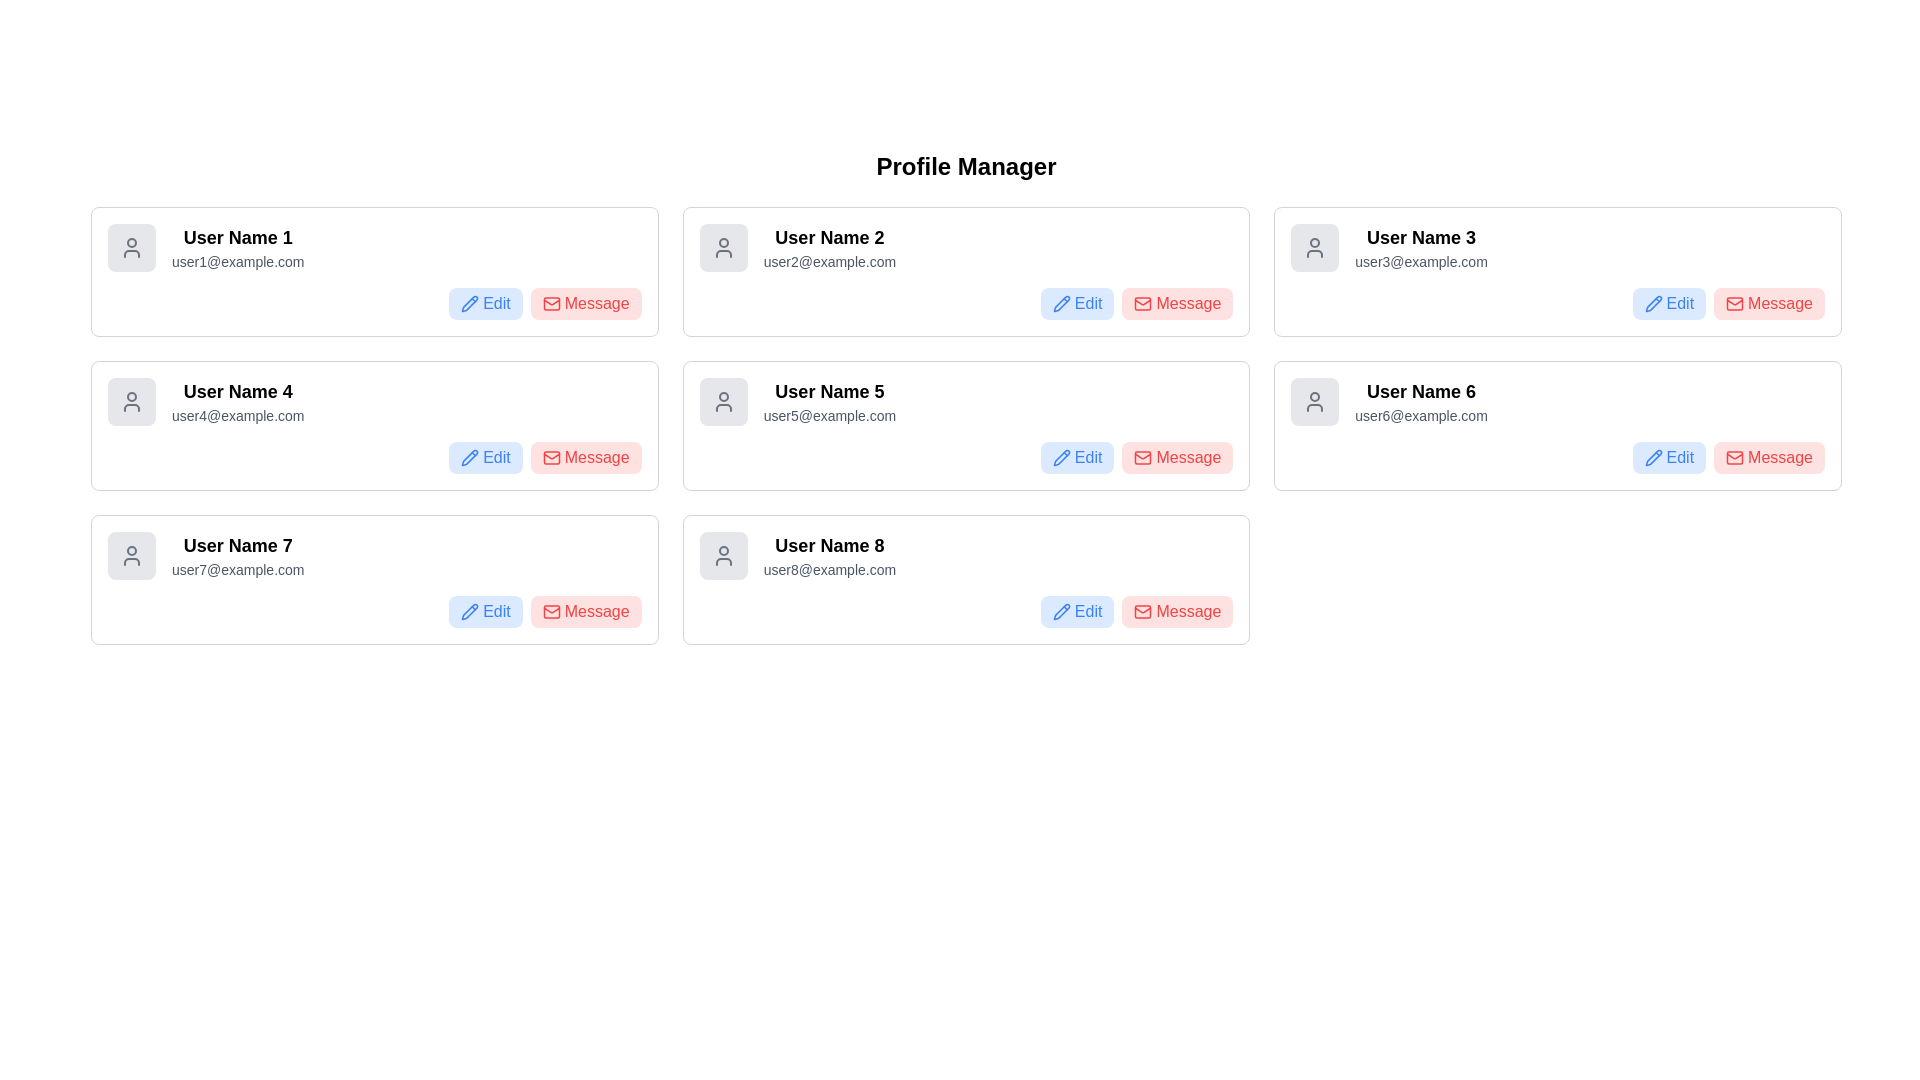  Describe the element at coordinates (551, 458) in the screenshot. I see `the envelope icon, which is part of the 'Message' button` at that location.